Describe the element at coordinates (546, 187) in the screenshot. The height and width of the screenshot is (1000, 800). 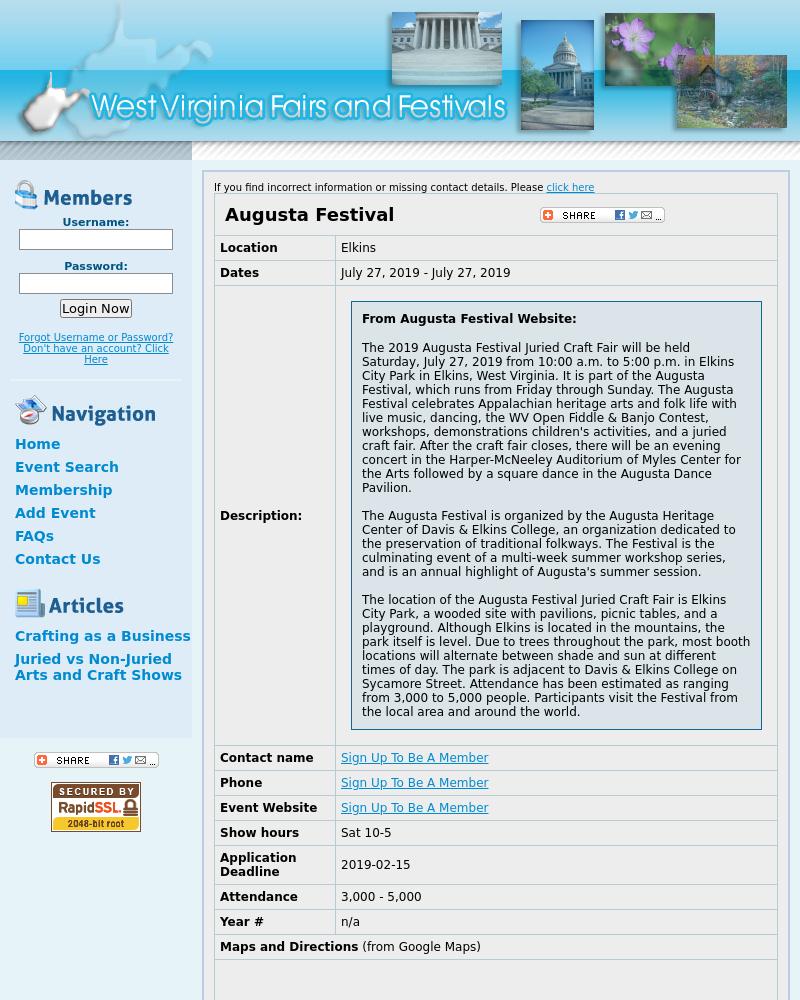
I see `'click here'` at that location.